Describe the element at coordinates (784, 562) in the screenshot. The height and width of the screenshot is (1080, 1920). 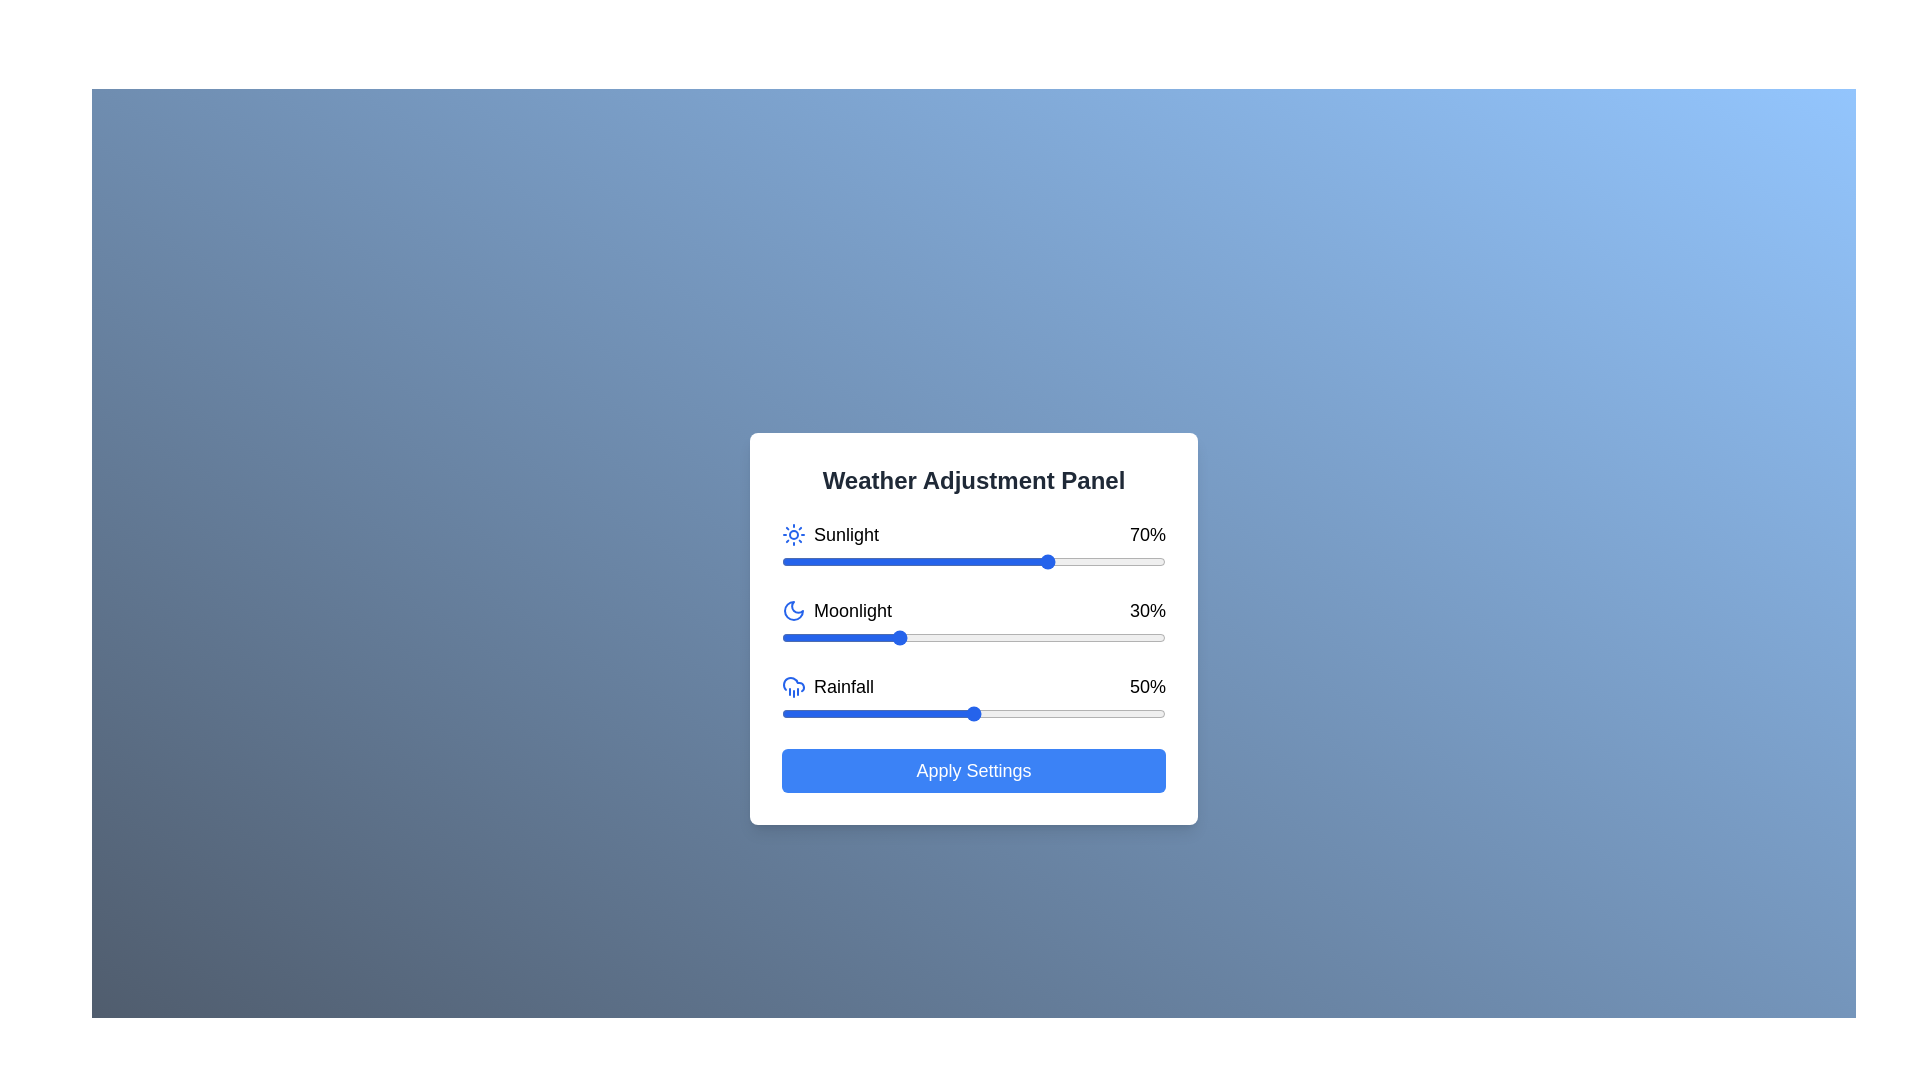
I see `the sunlight slider to 1%` at that location.